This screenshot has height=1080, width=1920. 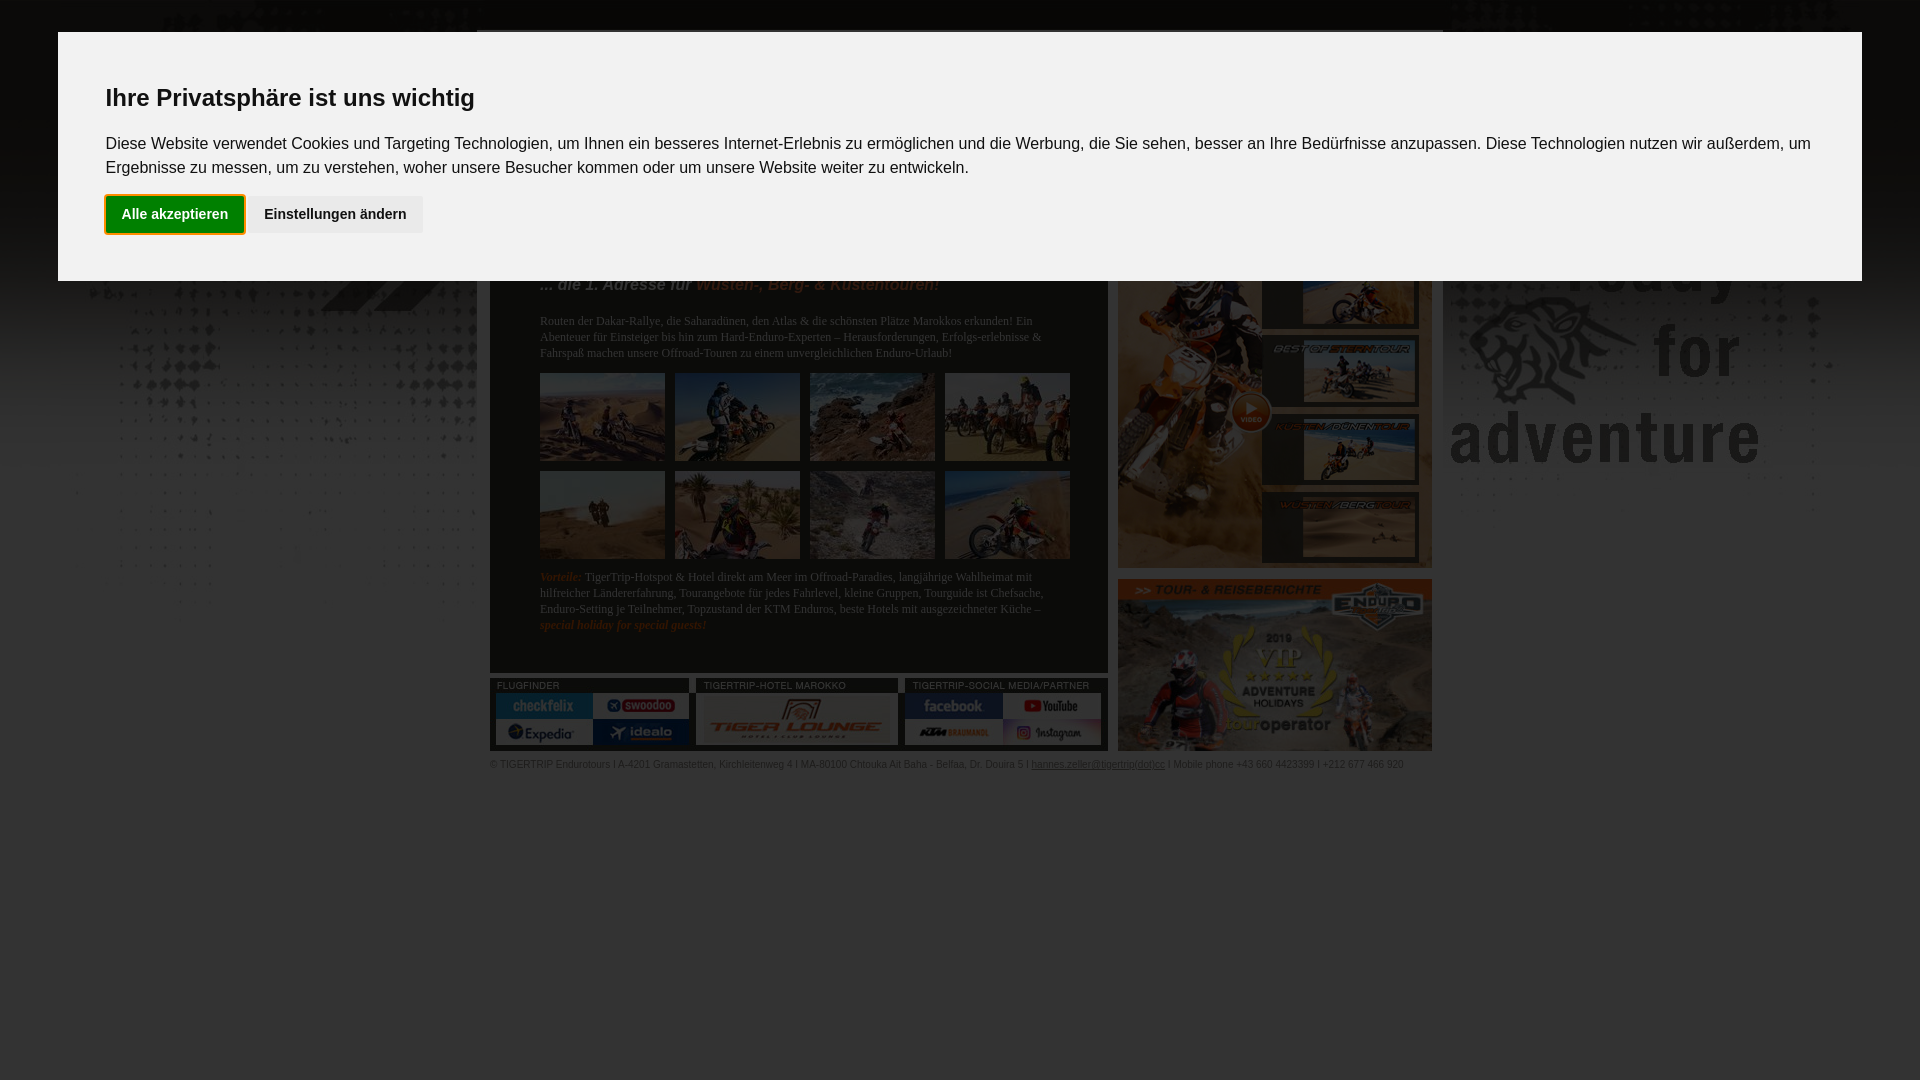 What do you see at coordinates (879, 203) in the screenshot?
I see `'TOUREN & INFOS'` at bounding box center [879, 203].